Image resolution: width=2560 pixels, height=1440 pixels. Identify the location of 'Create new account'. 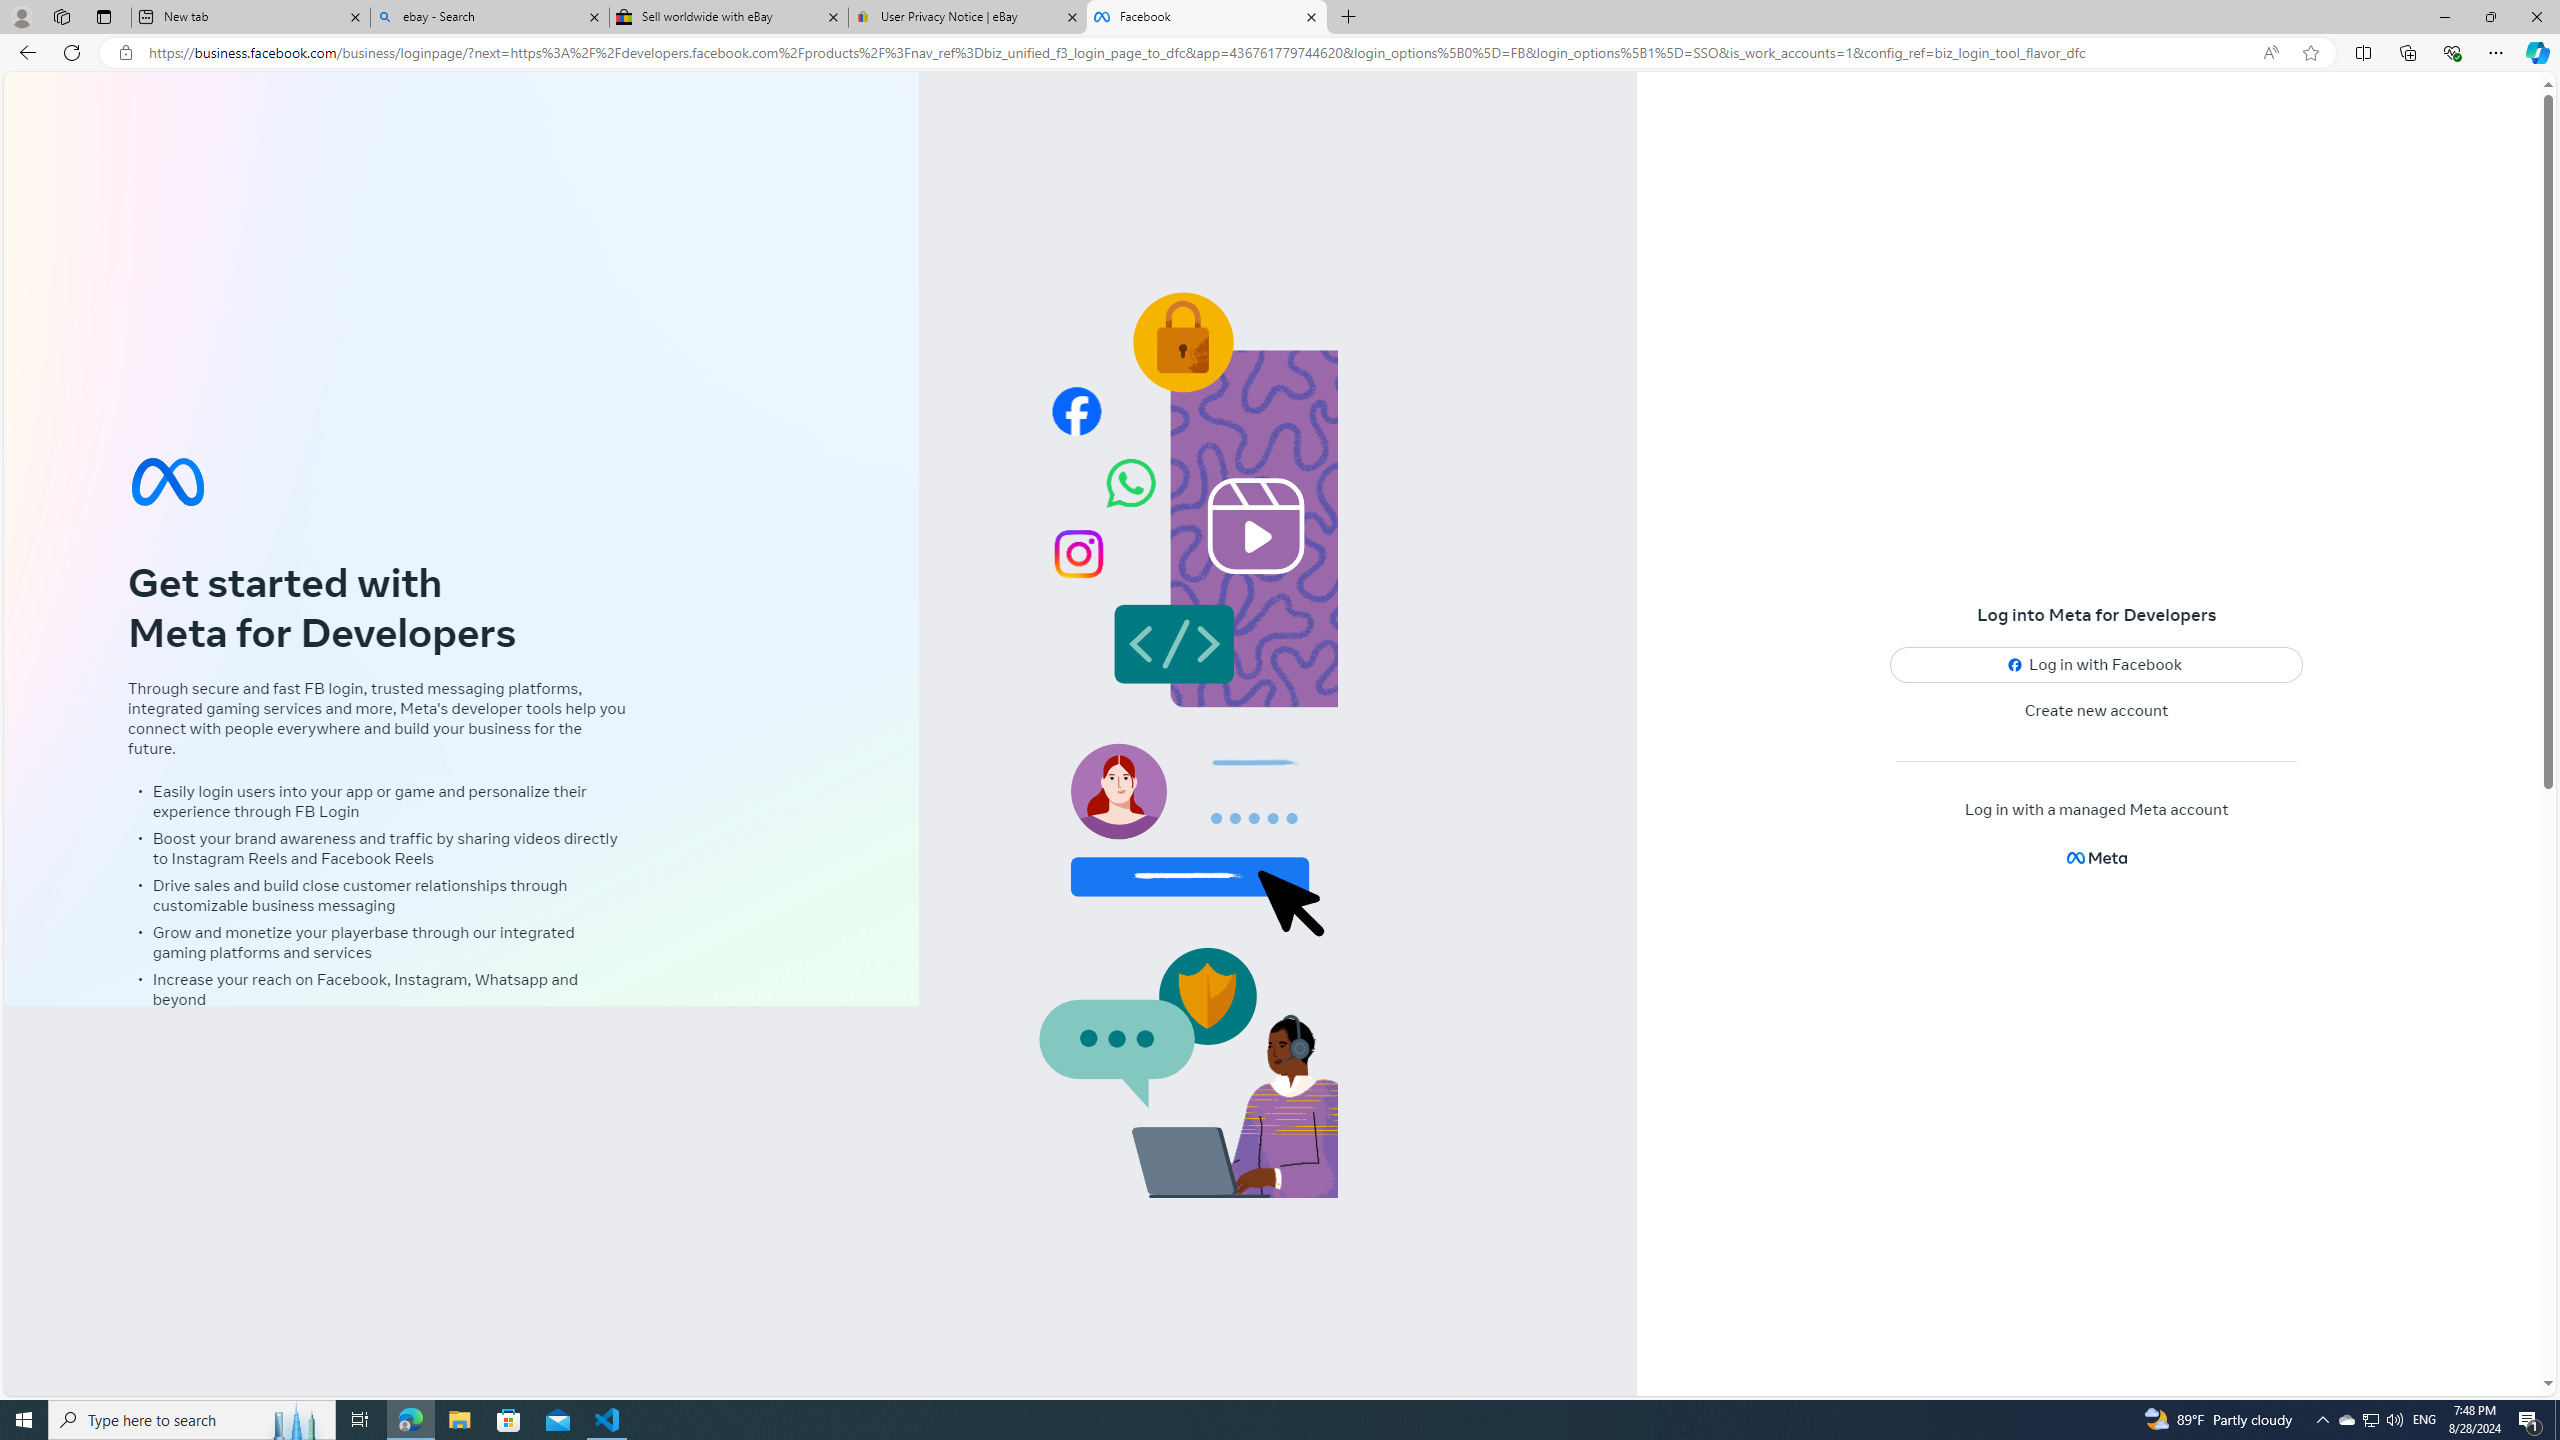
(2096, 711).